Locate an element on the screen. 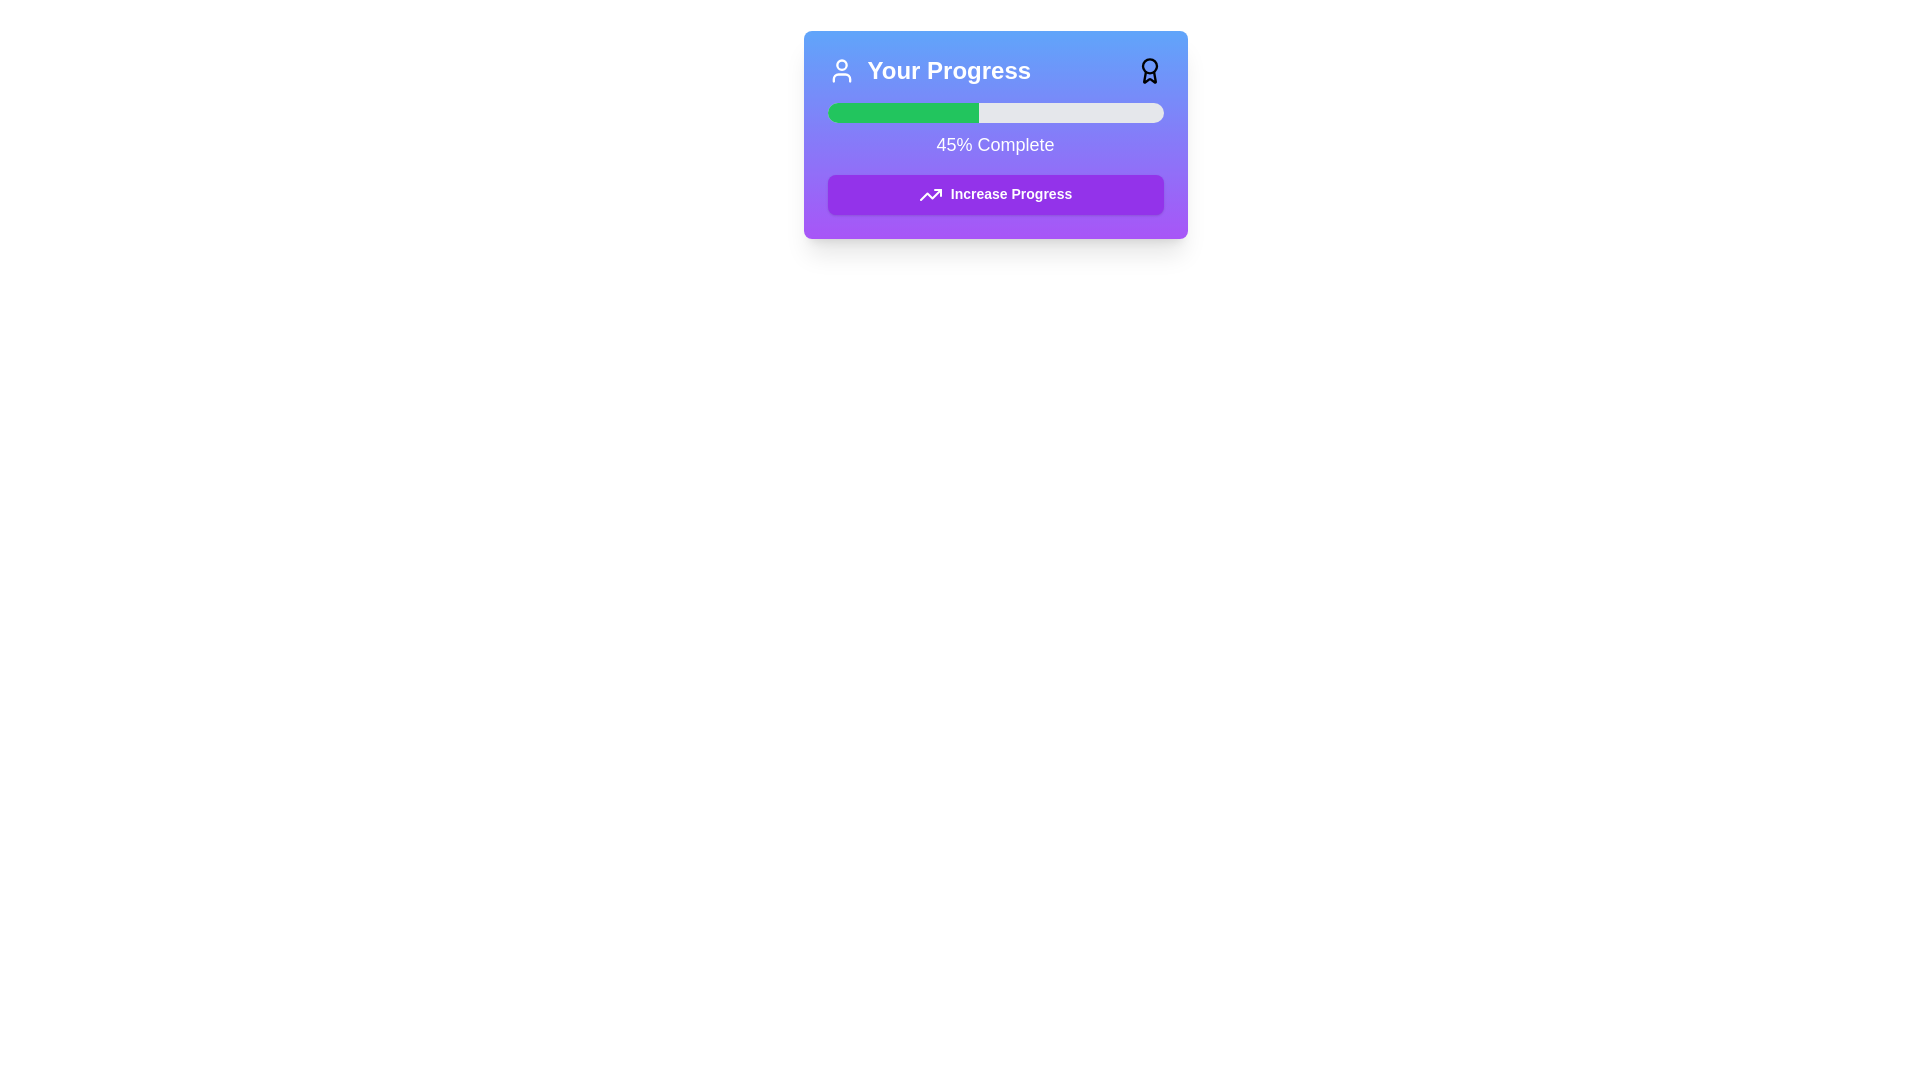  the Progress Bar located below the title 'Your Progress' and above the '45% Complete' text label, which has a light gray background and a green fill is located at coordinates (995, 112).